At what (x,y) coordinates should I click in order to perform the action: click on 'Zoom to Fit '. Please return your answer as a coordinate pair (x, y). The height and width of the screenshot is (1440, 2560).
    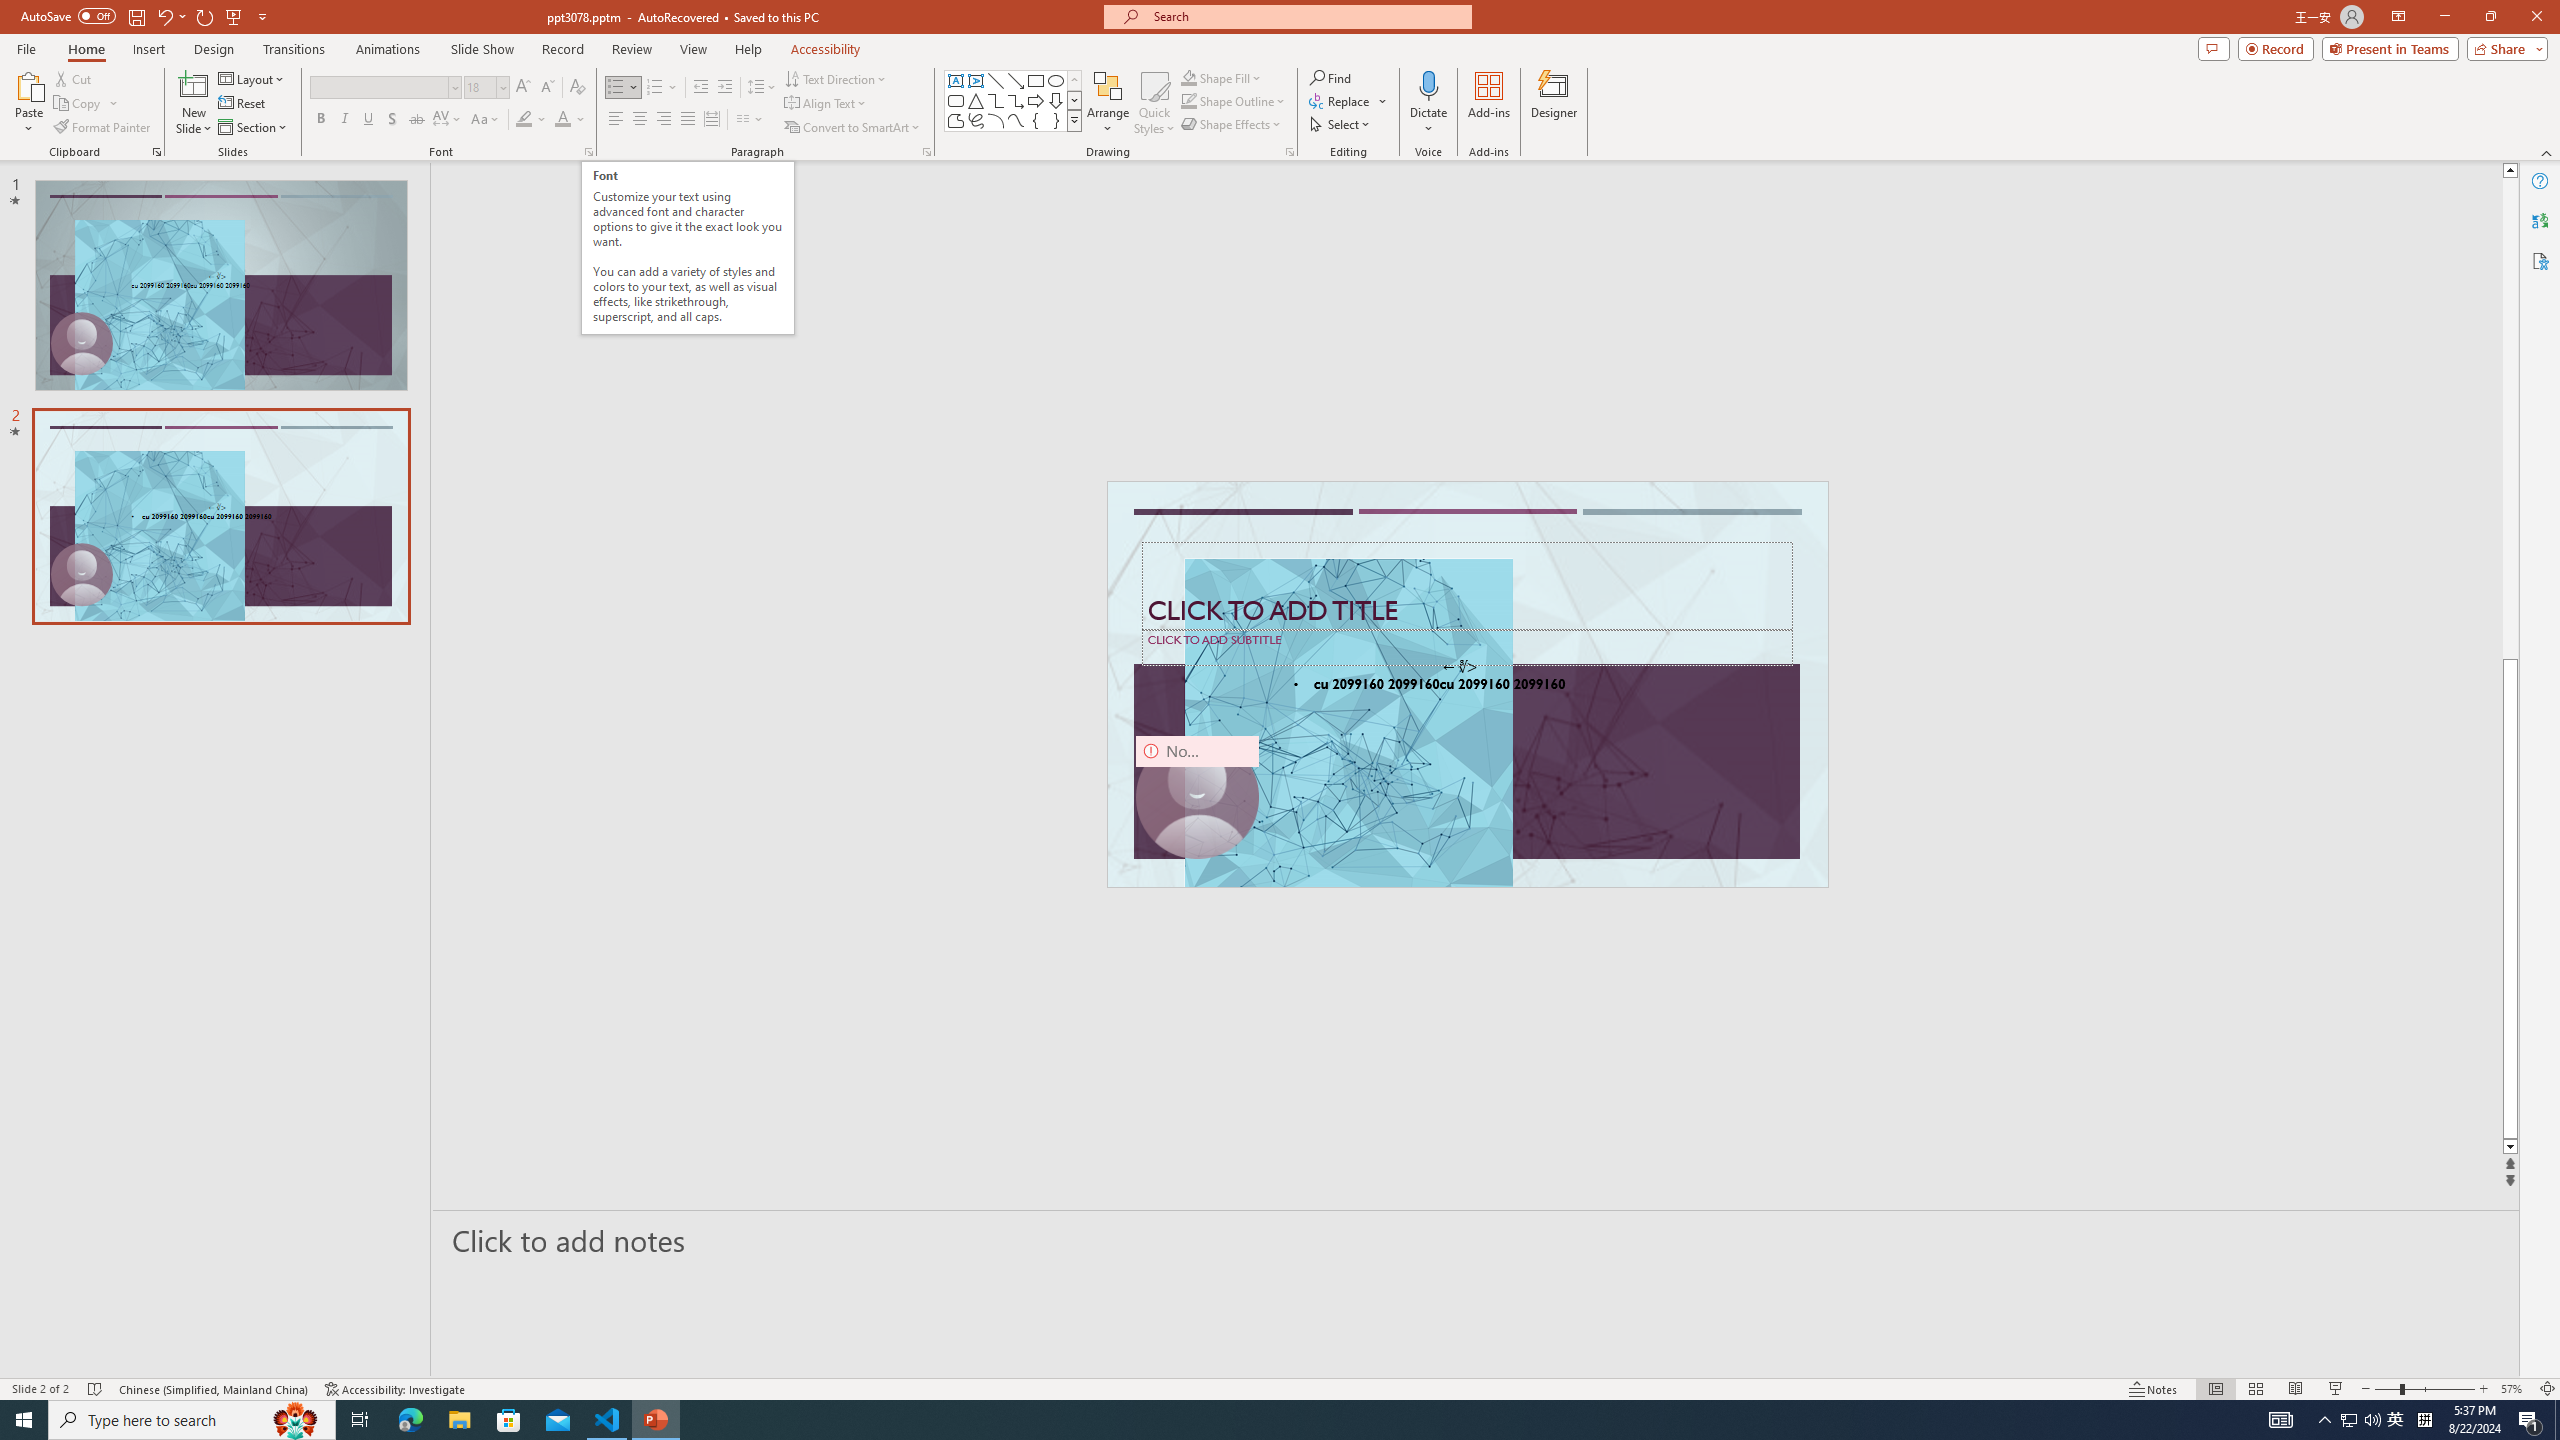
    Looking at the image, I should click on (2547, 1389).